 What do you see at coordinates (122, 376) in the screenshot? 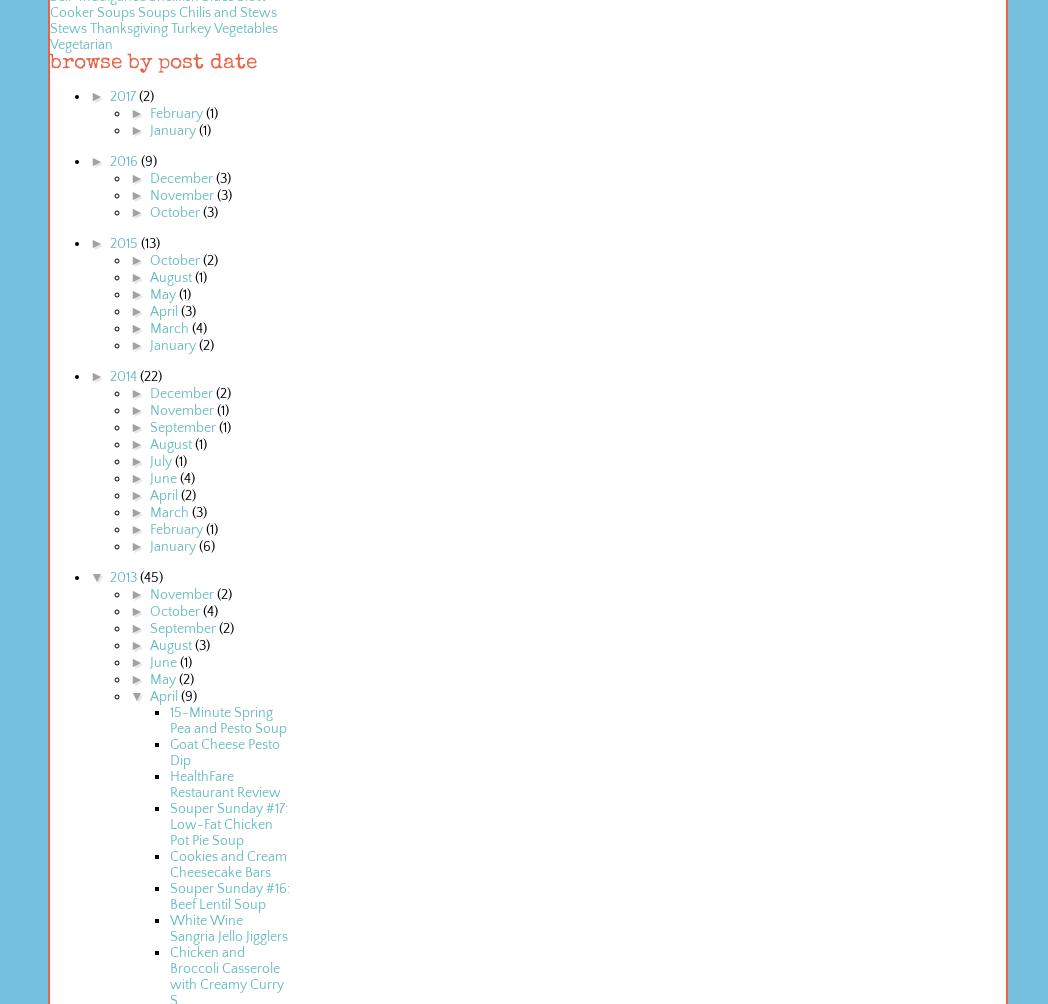
I see `'2014'` at bounding box center [122, 376].